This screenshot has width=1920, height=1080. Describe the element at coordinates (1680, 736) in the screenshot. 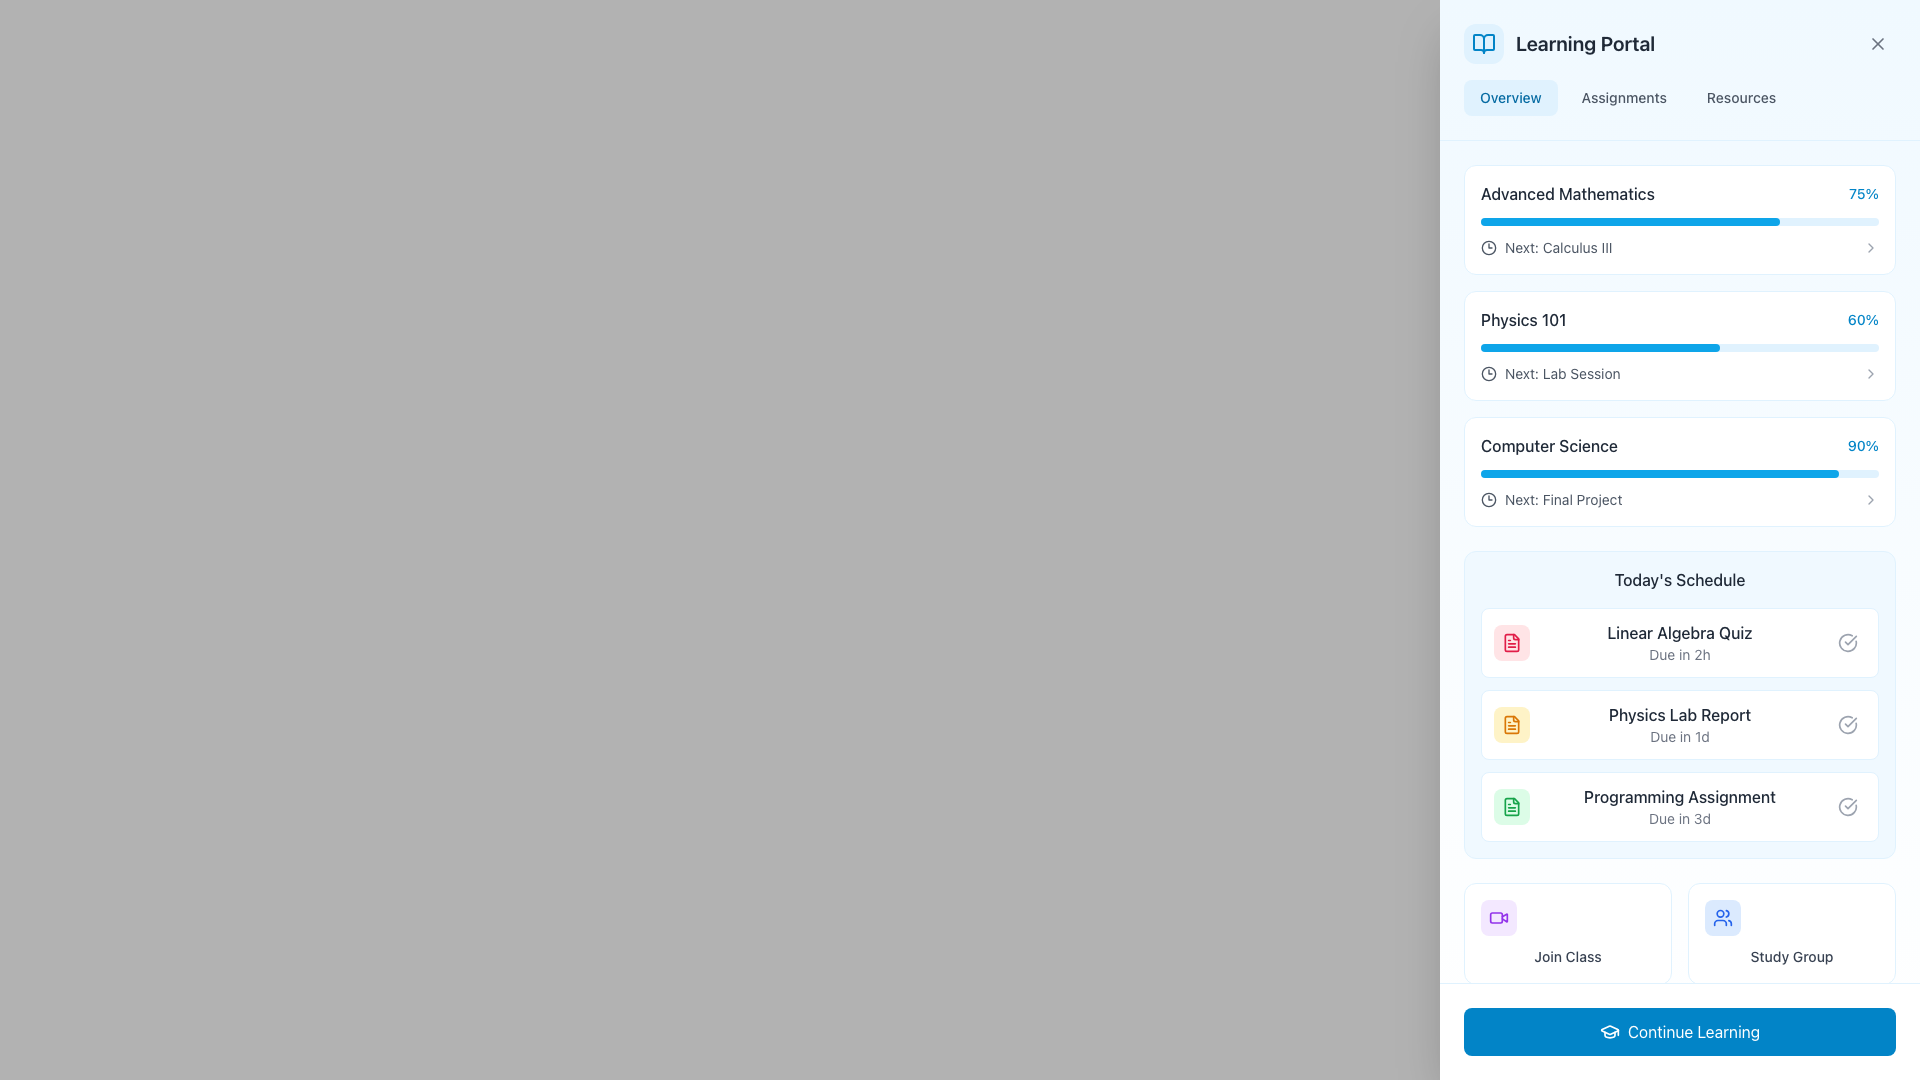

I see `the static text element providing auxiliary information about the deadline of a task, located in the 'Physics Lab Report' section under 'Today's Schedule', directly below the title 'Physics Lab Report'` at that location.